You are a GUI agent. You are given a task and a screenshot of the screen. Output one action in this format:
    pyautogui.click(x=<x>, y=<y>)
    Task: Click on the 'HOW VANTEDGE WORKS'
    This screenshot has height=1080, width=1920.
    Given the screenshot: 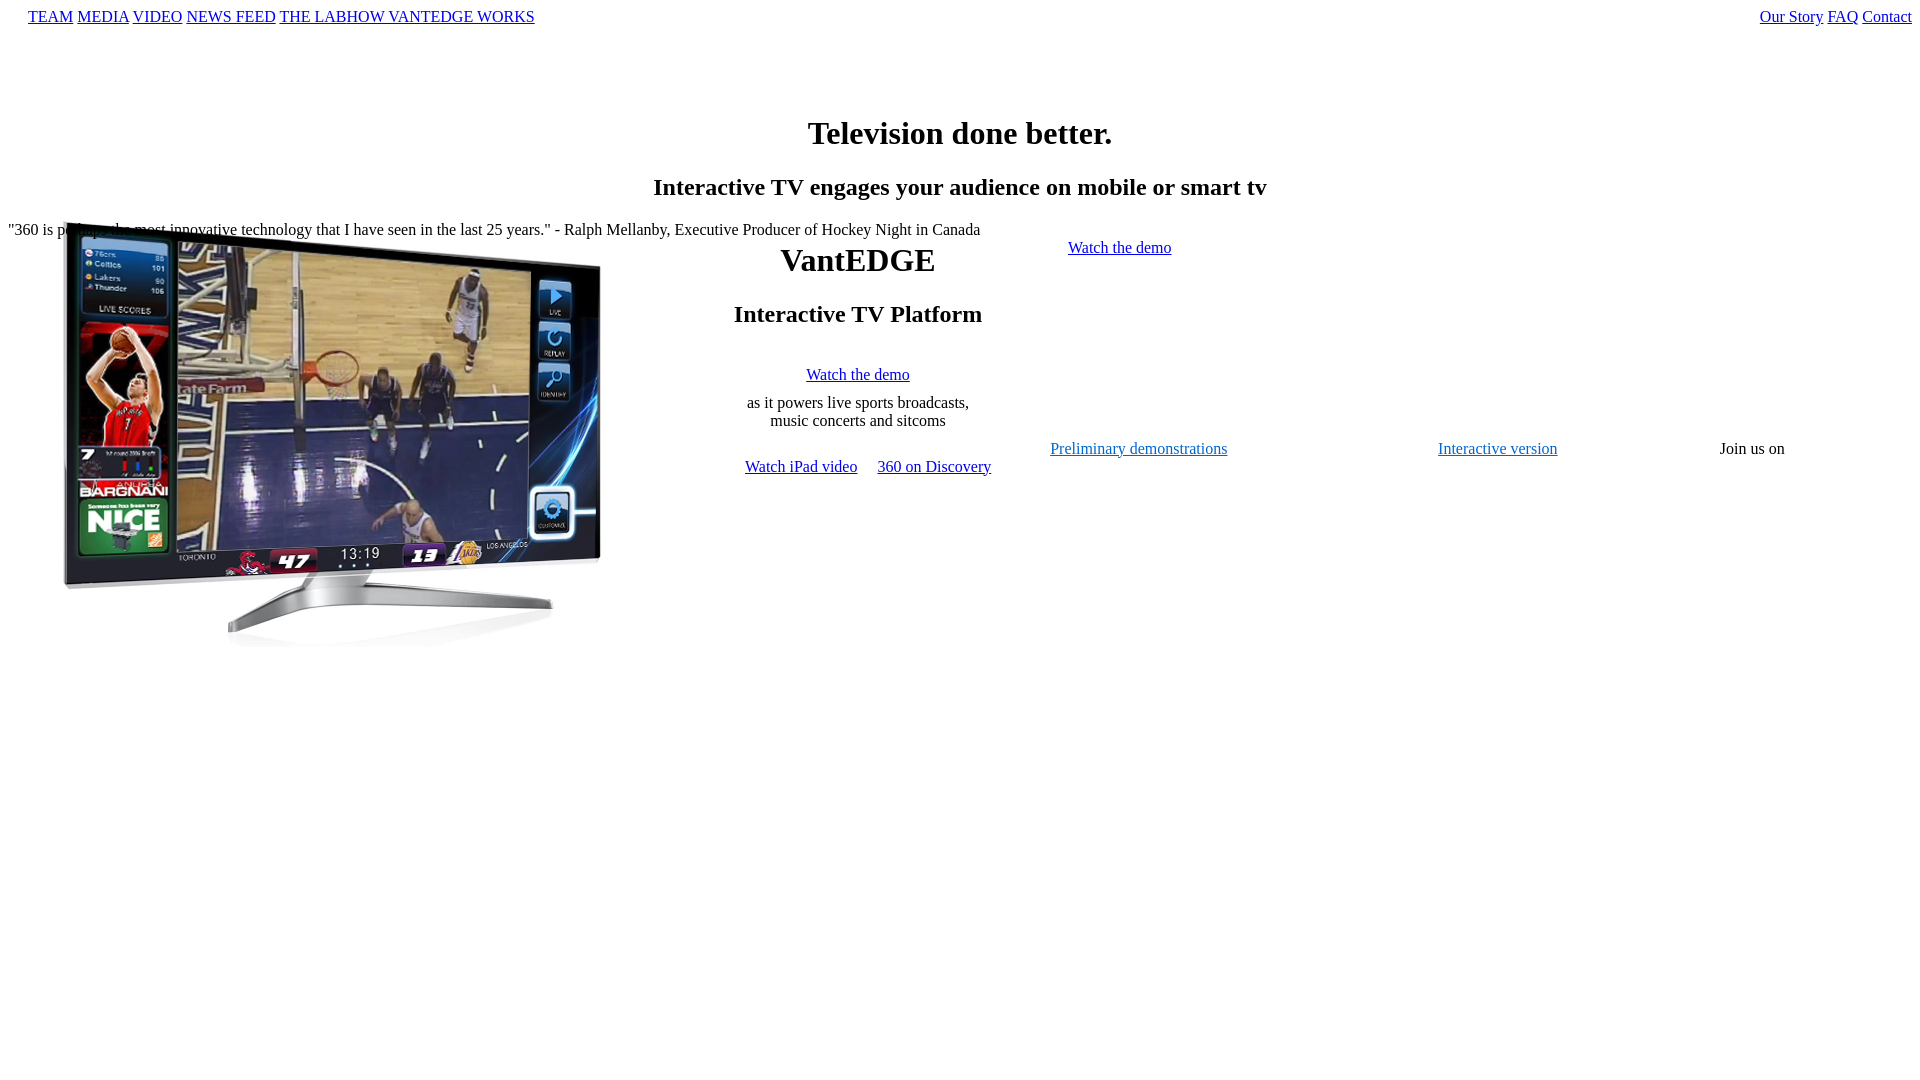 What is the action you would take?
    pyautogui.click(x=440, y=16)
    